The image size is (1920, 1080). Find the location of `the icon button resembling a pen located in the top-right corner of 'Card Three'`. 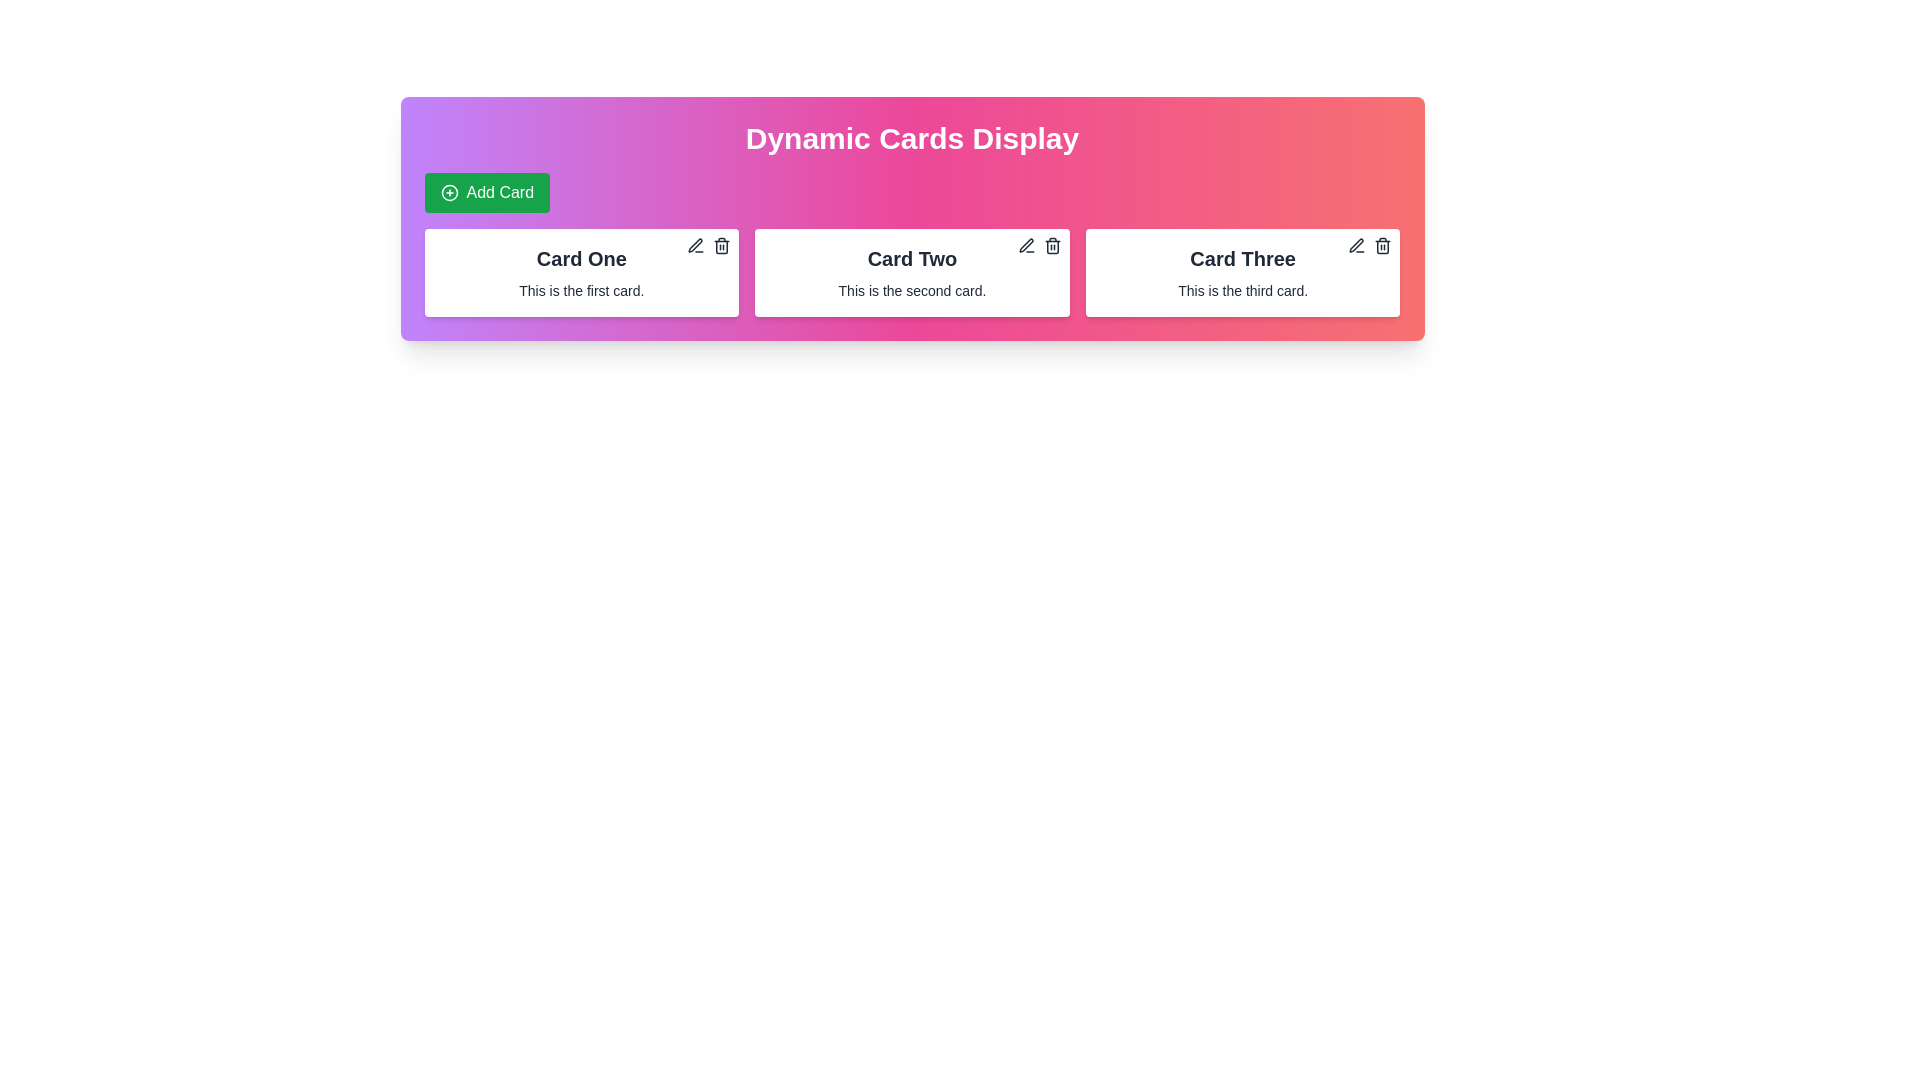

the icon button resembling a pen located in the top-right corner of 'Card Three' is located at coordinates (1357, 245).